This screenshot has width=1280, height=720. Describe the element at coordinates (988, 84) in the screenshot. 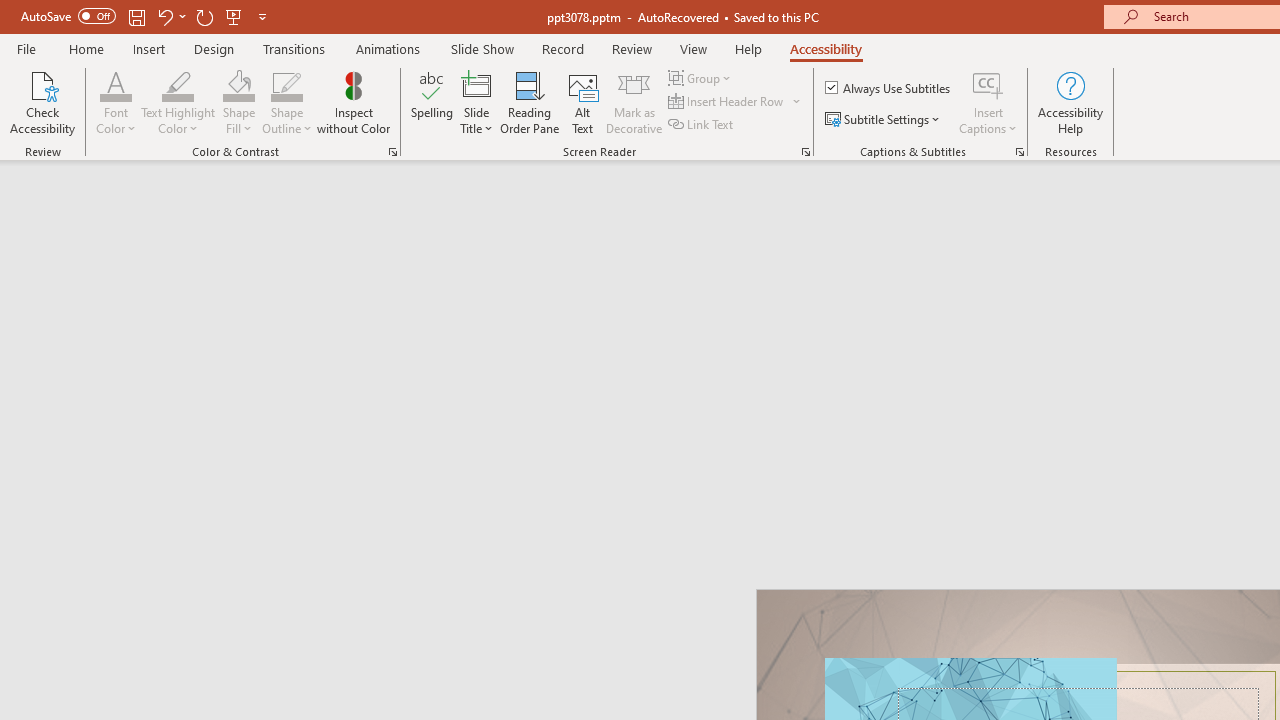

I see `'Insert Captions'` at that location.